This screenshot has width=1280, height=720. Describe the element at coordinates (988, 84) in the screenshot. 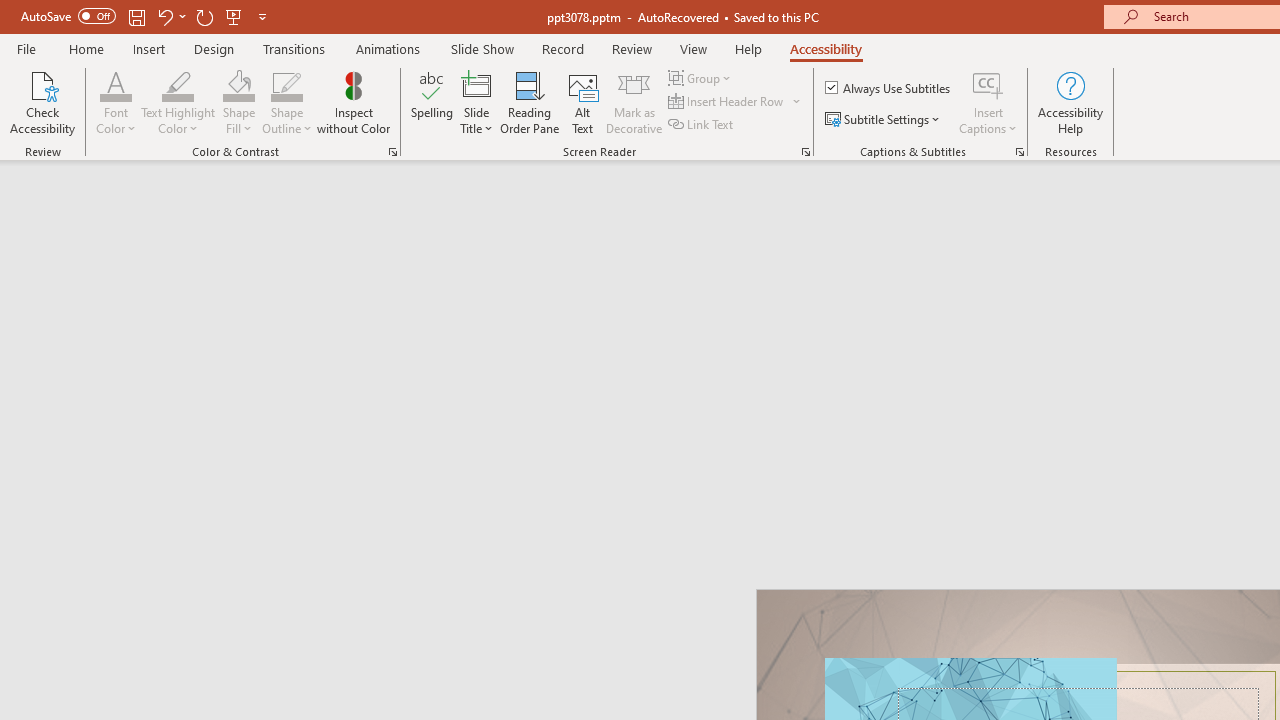

I see `'Insert Captions'` at that location.